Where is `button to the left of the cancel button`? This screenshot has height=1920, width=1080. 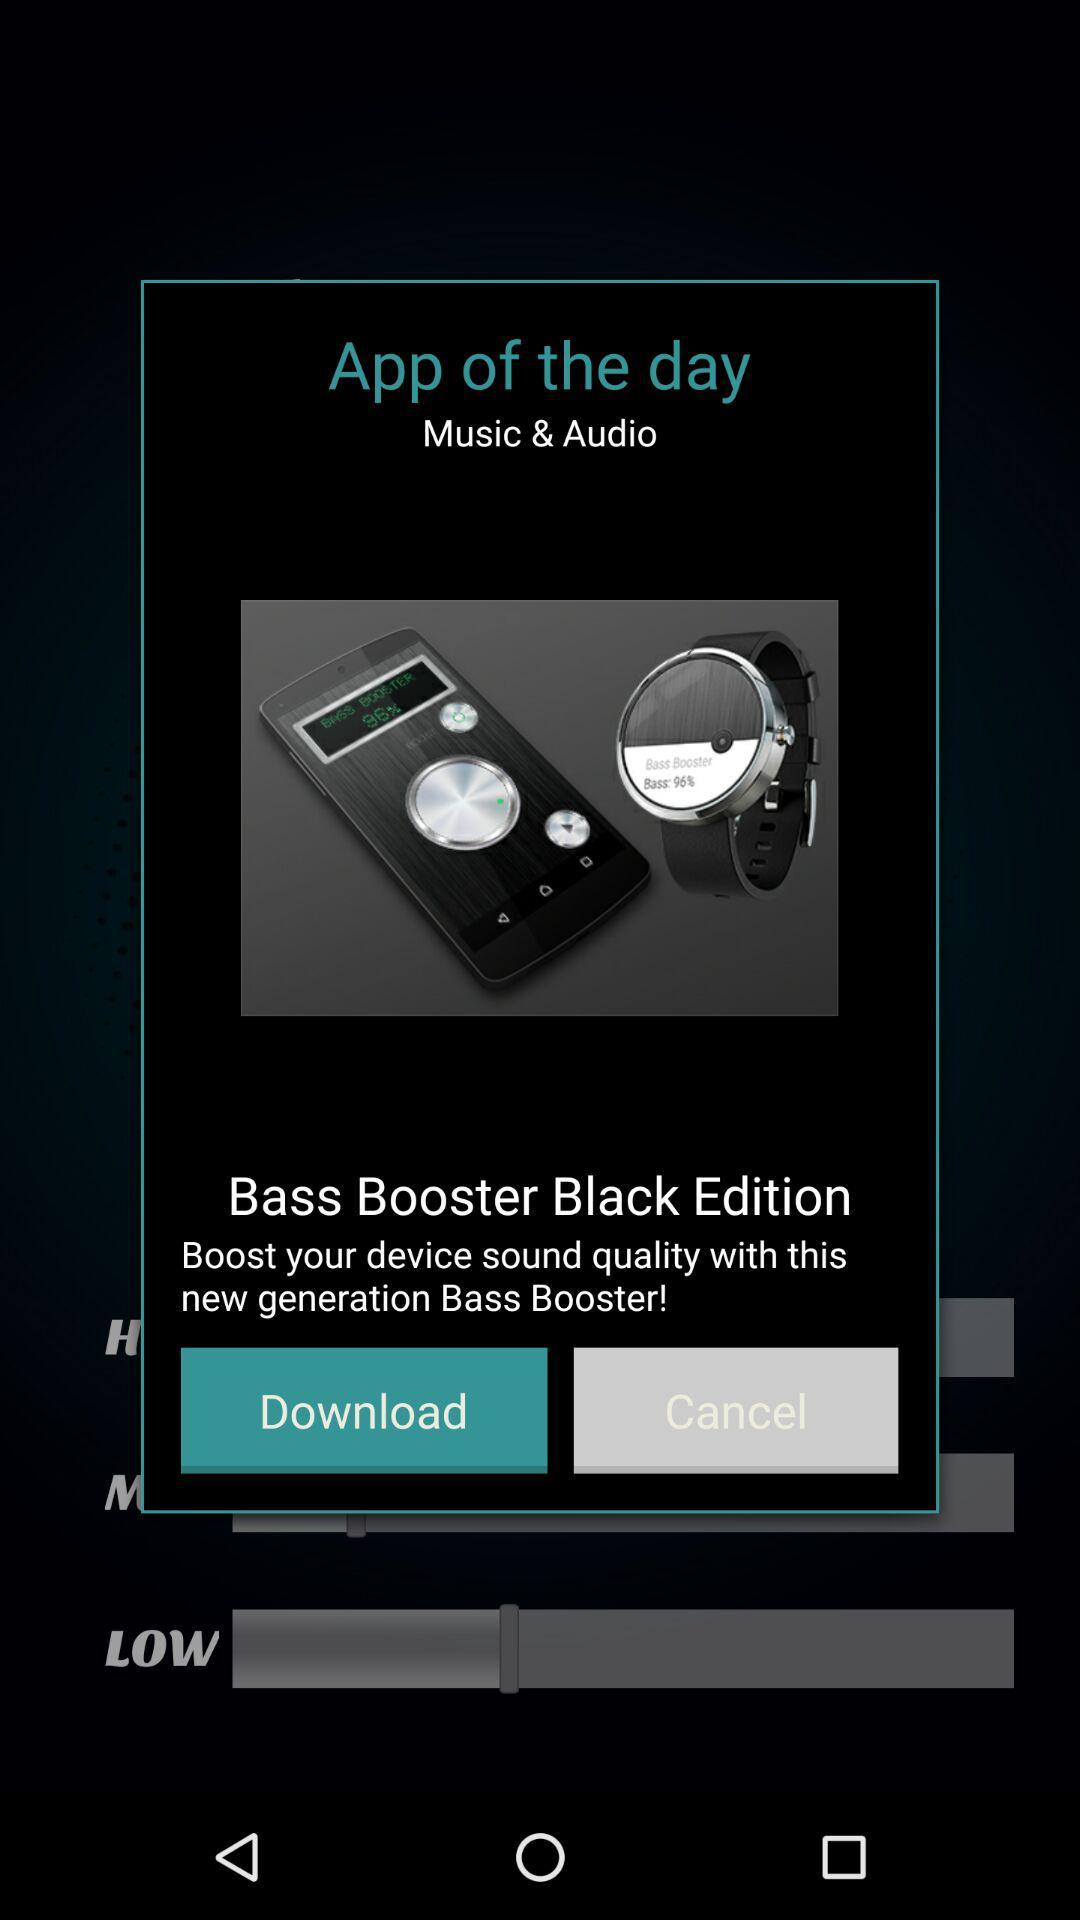 button to the left of the cancel button is located at coordinates (364, 1409).